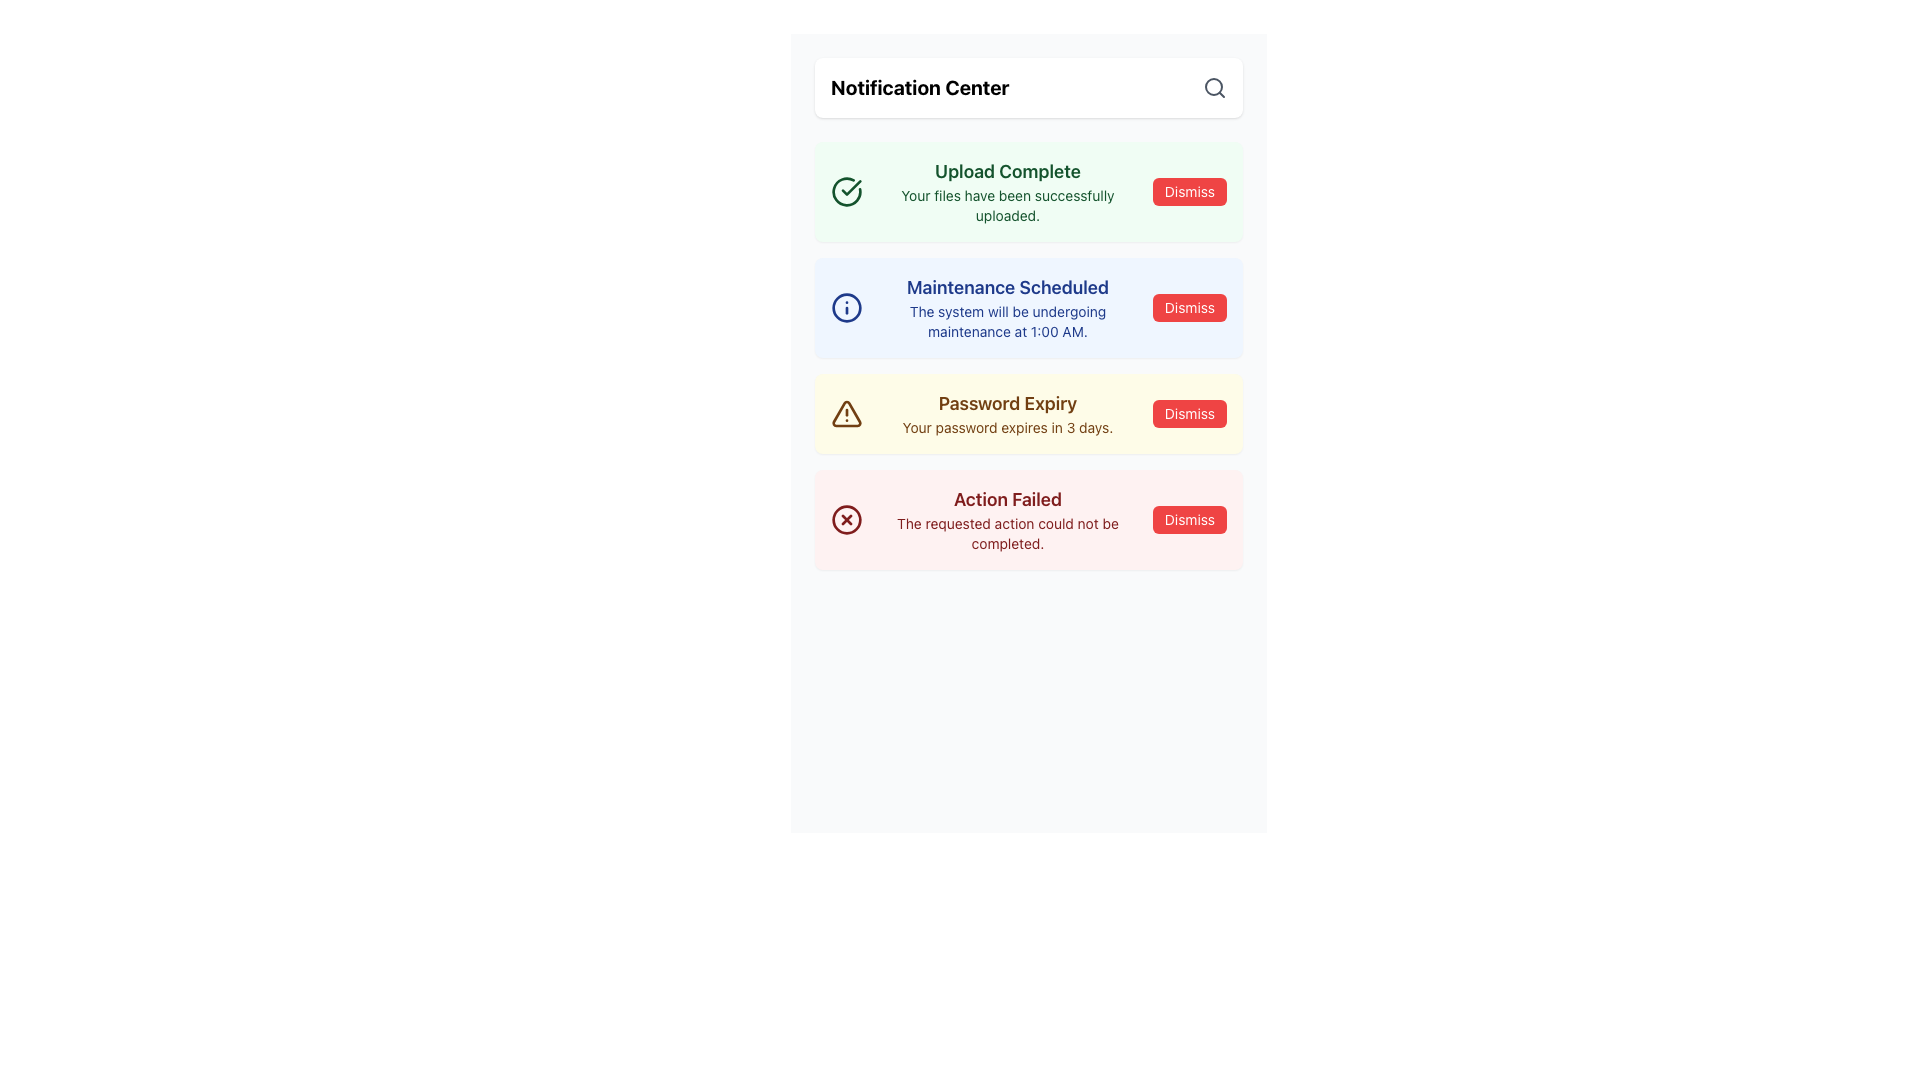 The width and height of the screenshot is (1920, 1080). Describe the element at coordinates (1008, 320) in the screenshot. I see `the text label displaying the message 'The system will be undergoing maintenance at 1:00 AM.' which is located below the title 'Maintenance Scheduled' in the notification card` at that location.